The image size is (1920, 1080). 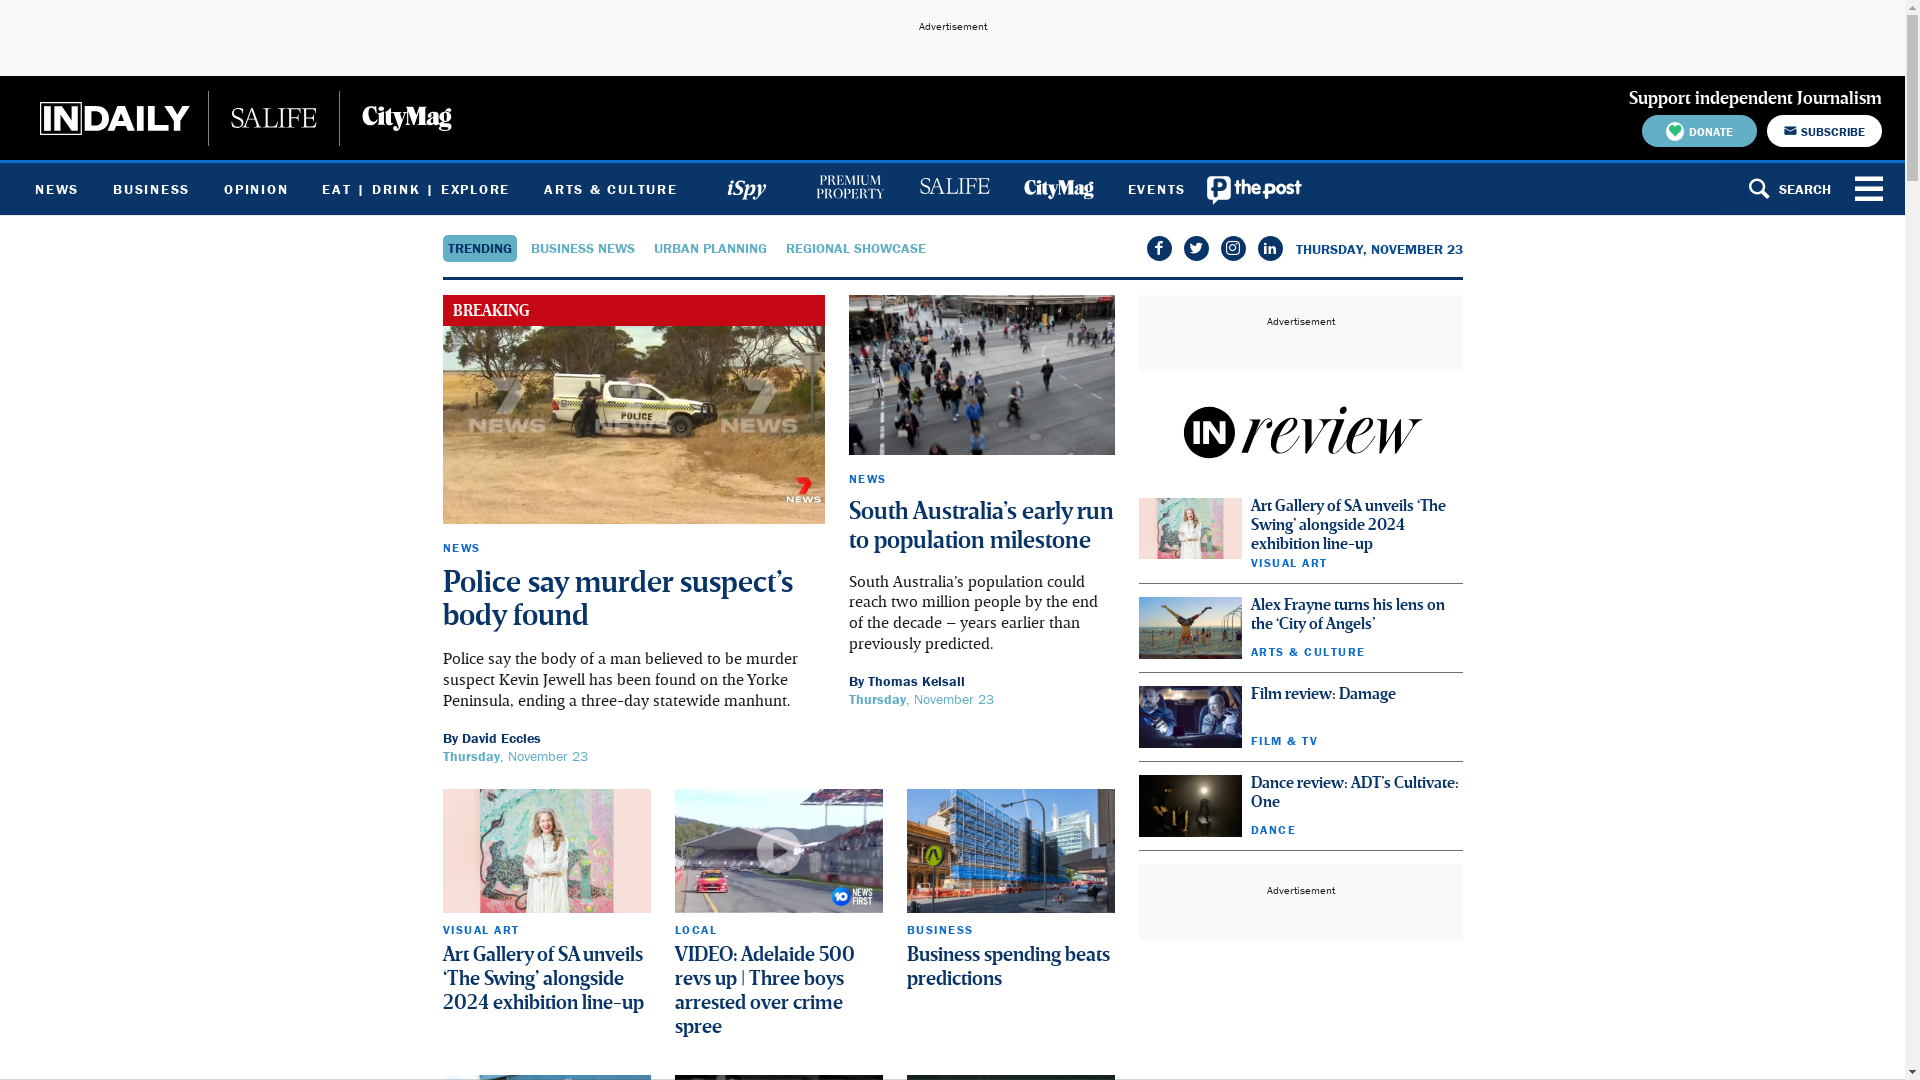 I want to click on 'DONATE', so click(x=1698, y=131).